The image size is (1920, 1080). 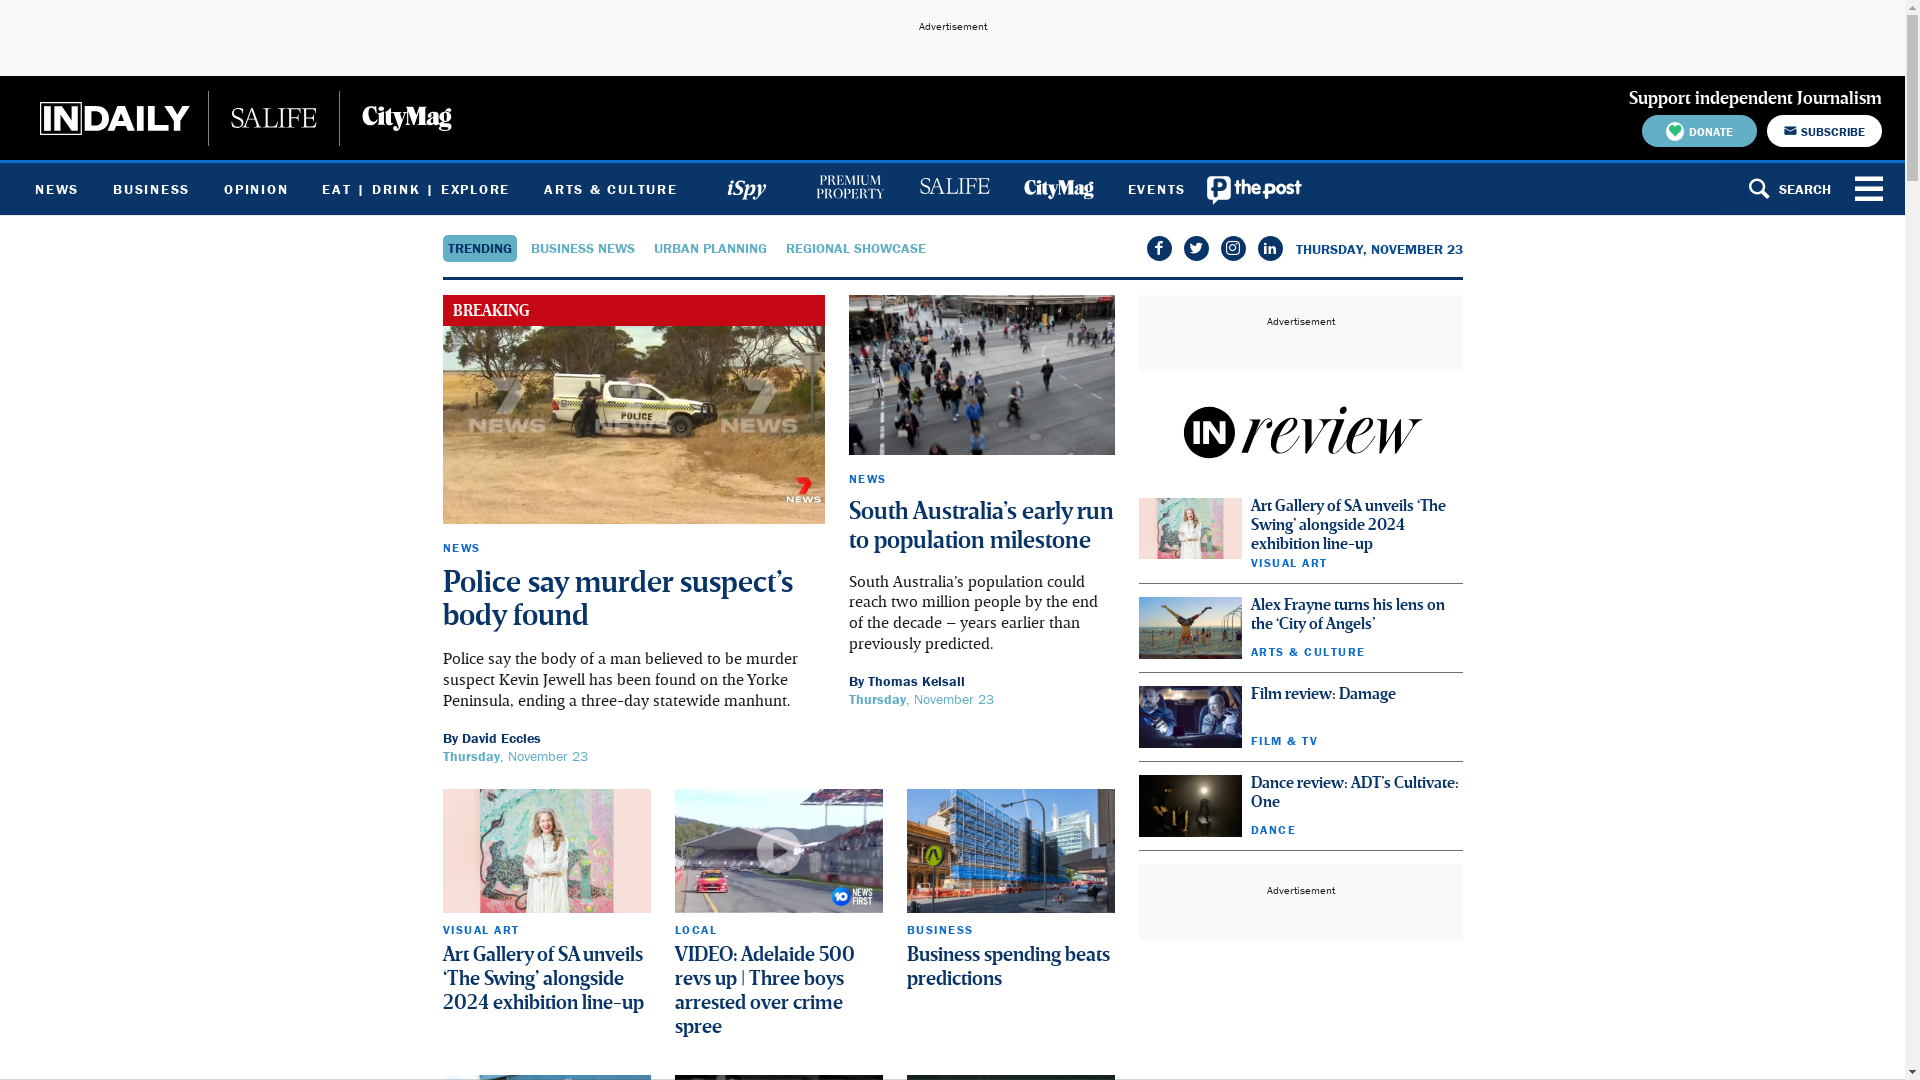 I want to click on 'DONATE', so click(x=1698, y=131).